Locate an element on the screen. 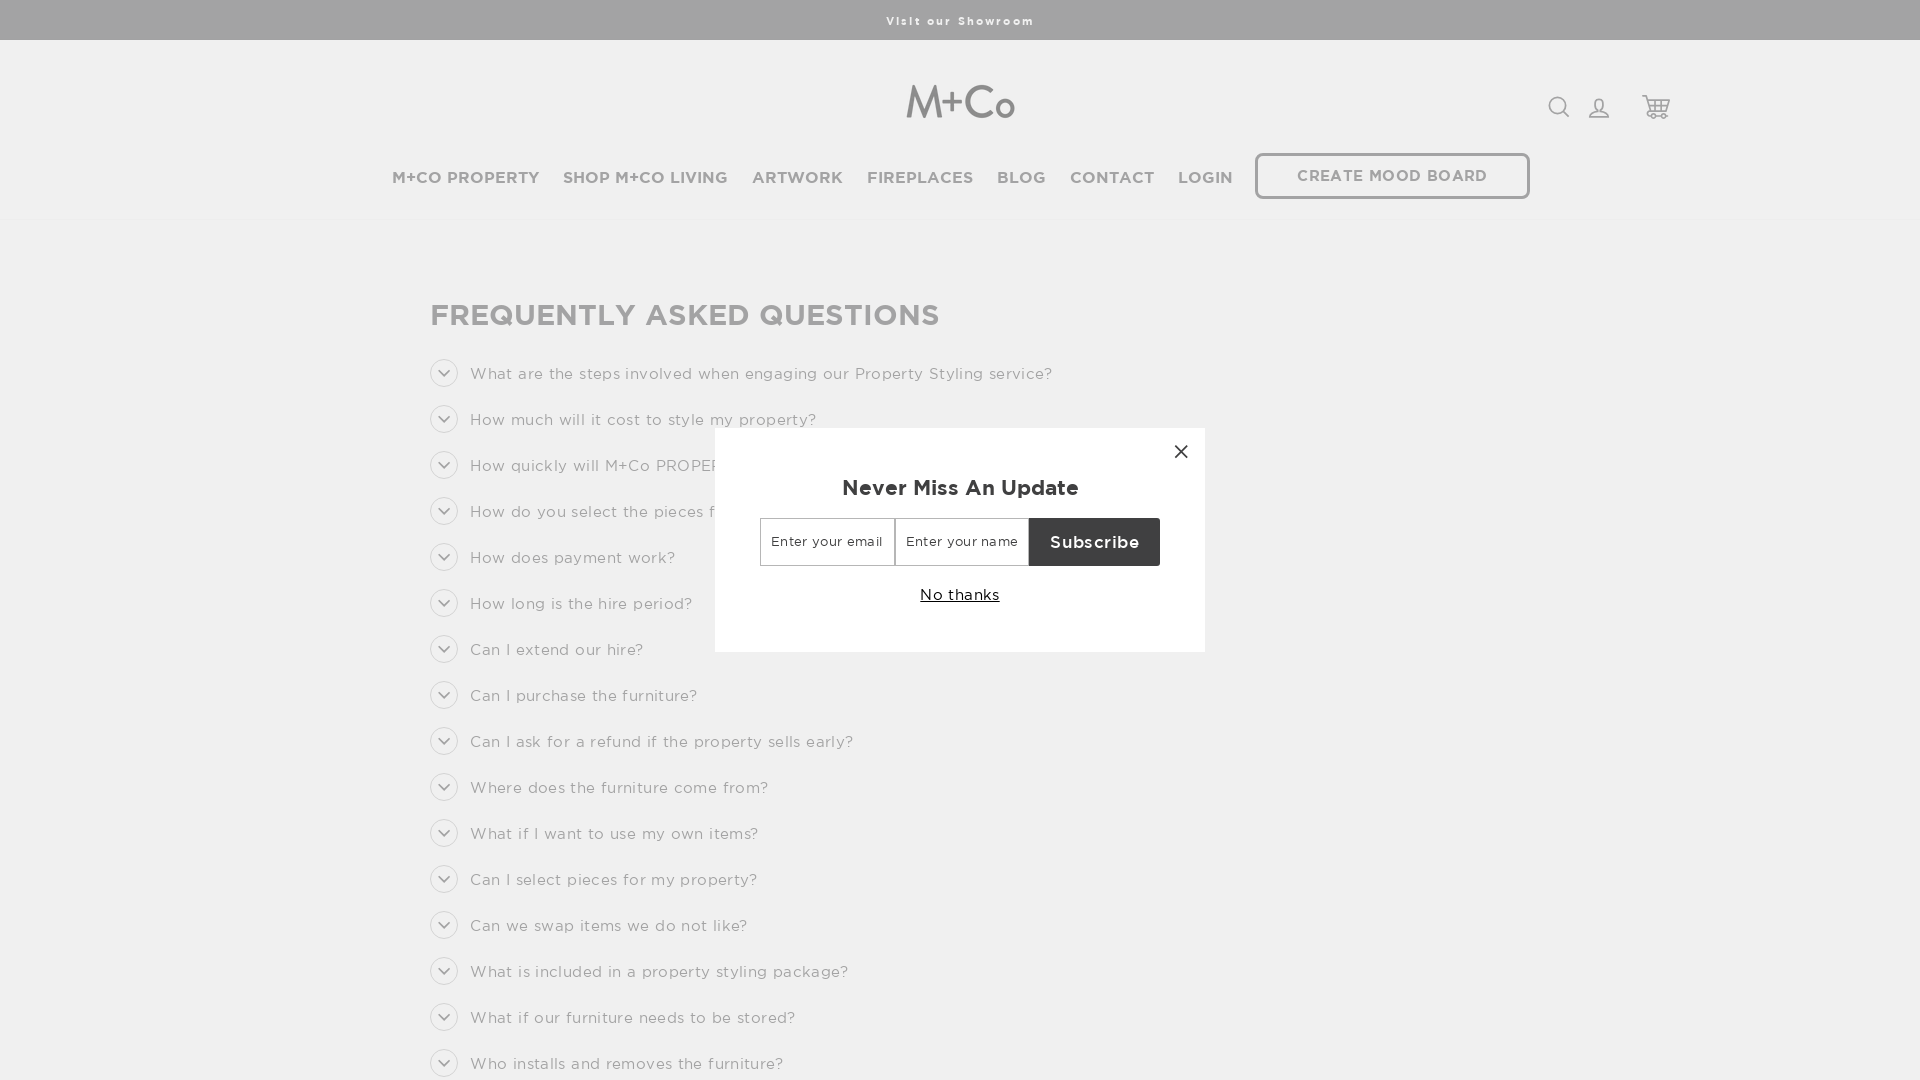 Image resolution: width=1920 pixels, height=1080 pixels. 'LOGIN' is located at coordinates (1204, 176).